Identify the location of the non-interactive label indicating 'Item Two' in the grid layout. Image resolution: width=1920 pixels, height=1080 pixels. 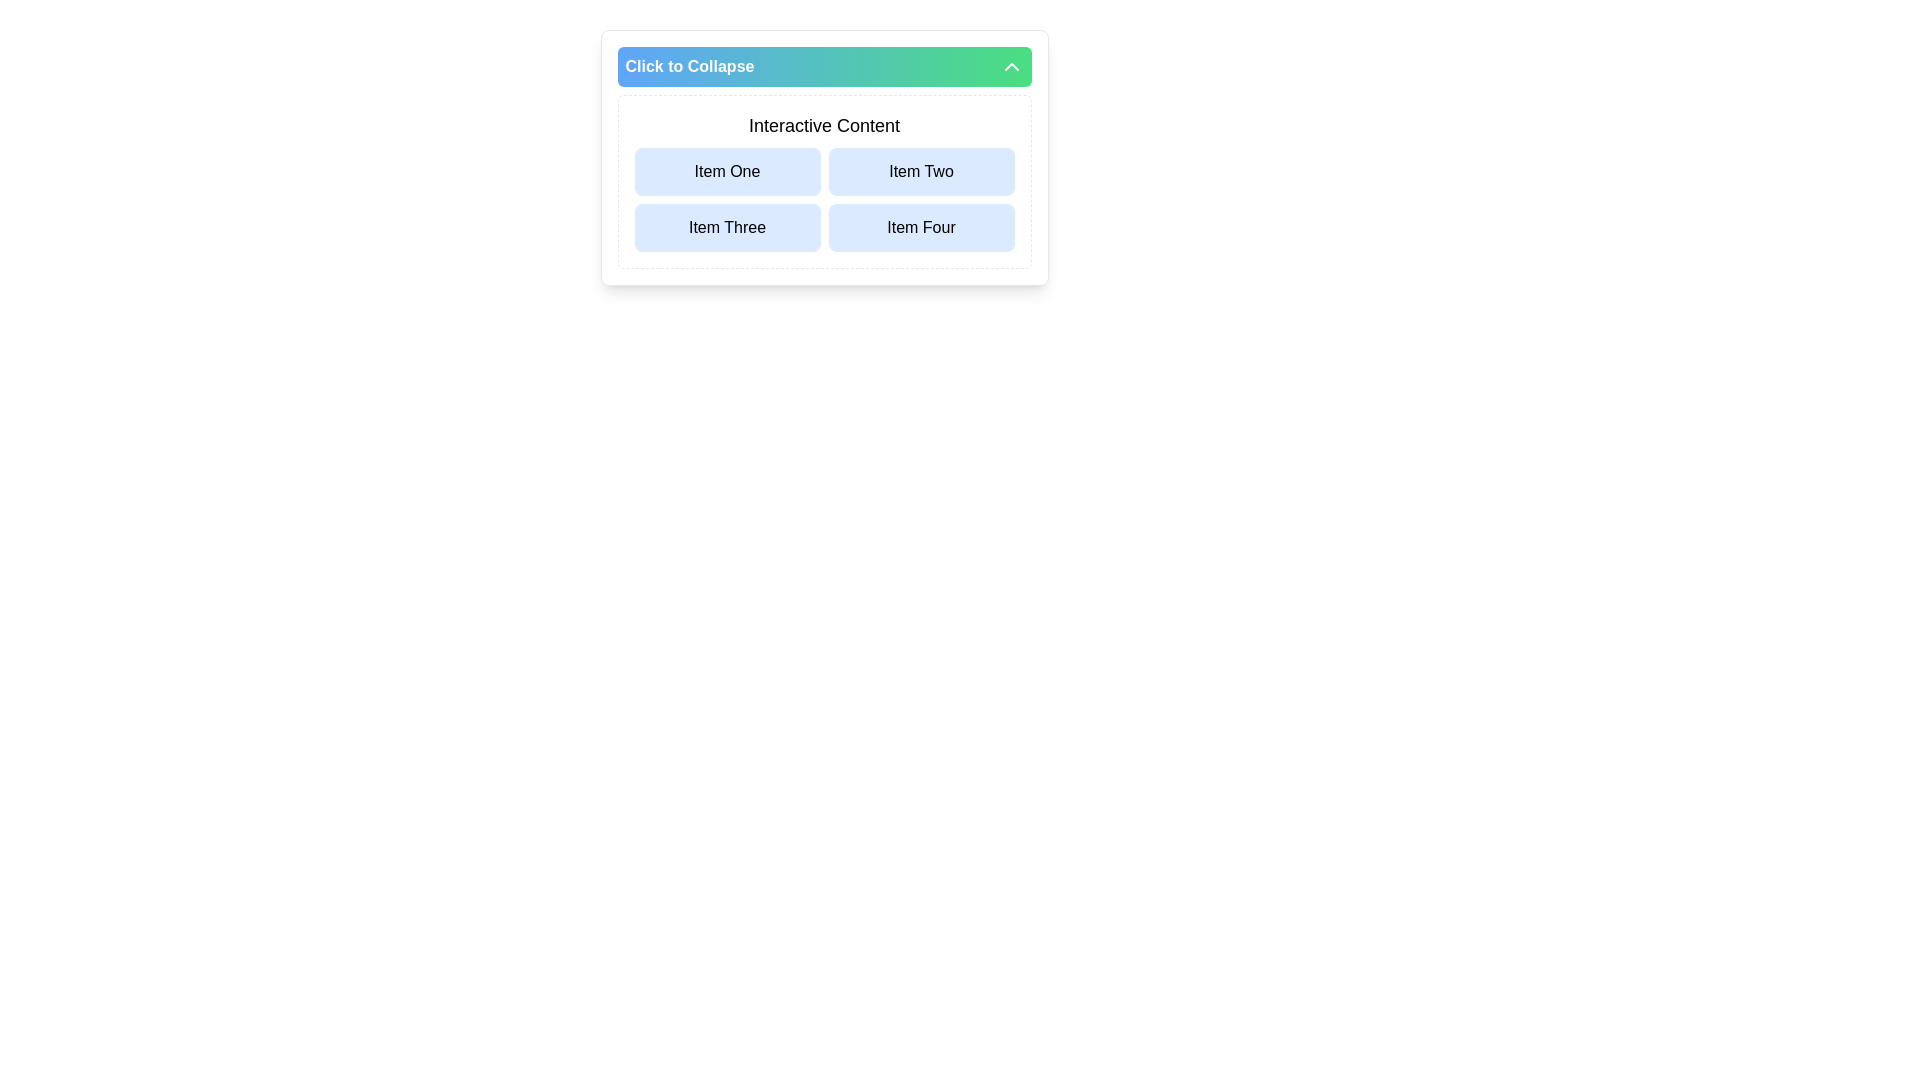
(920, 171).